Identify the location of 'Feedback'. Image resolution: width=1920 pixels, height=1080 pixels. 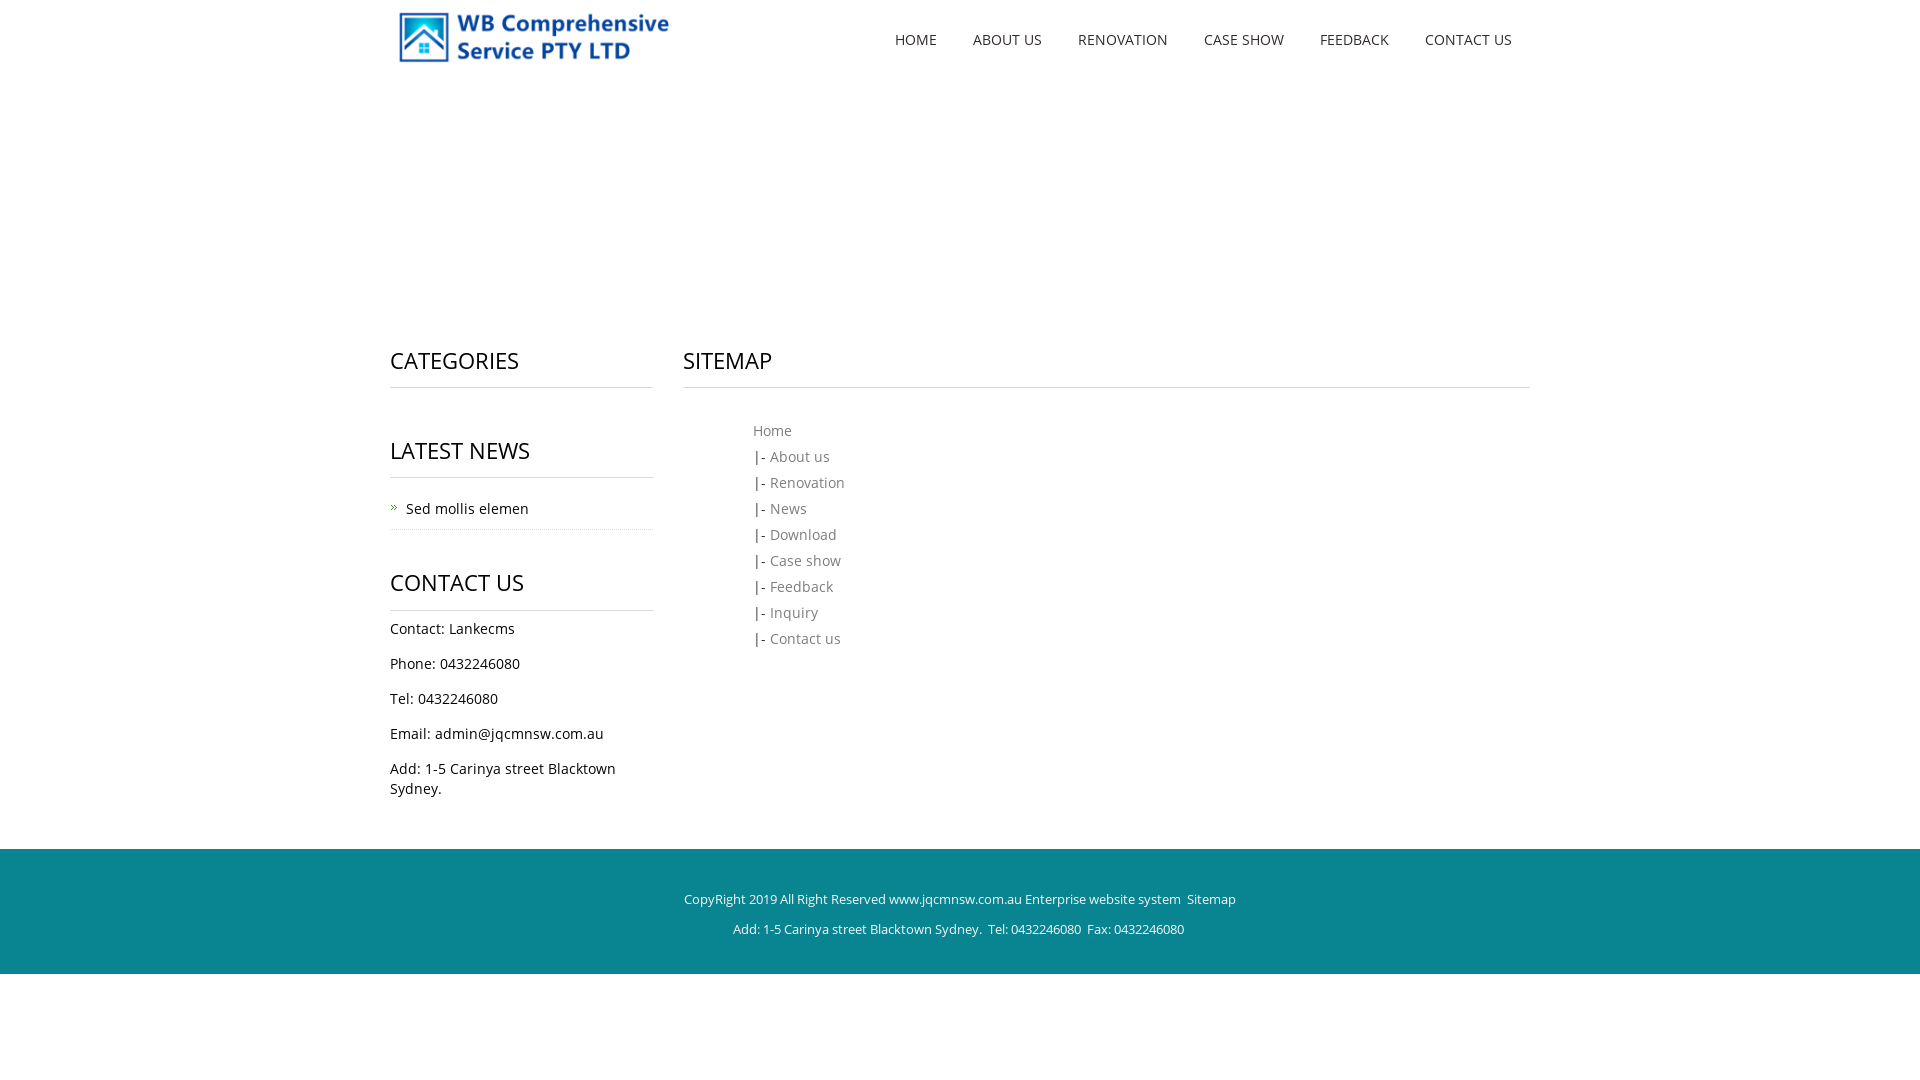
(768, 585).